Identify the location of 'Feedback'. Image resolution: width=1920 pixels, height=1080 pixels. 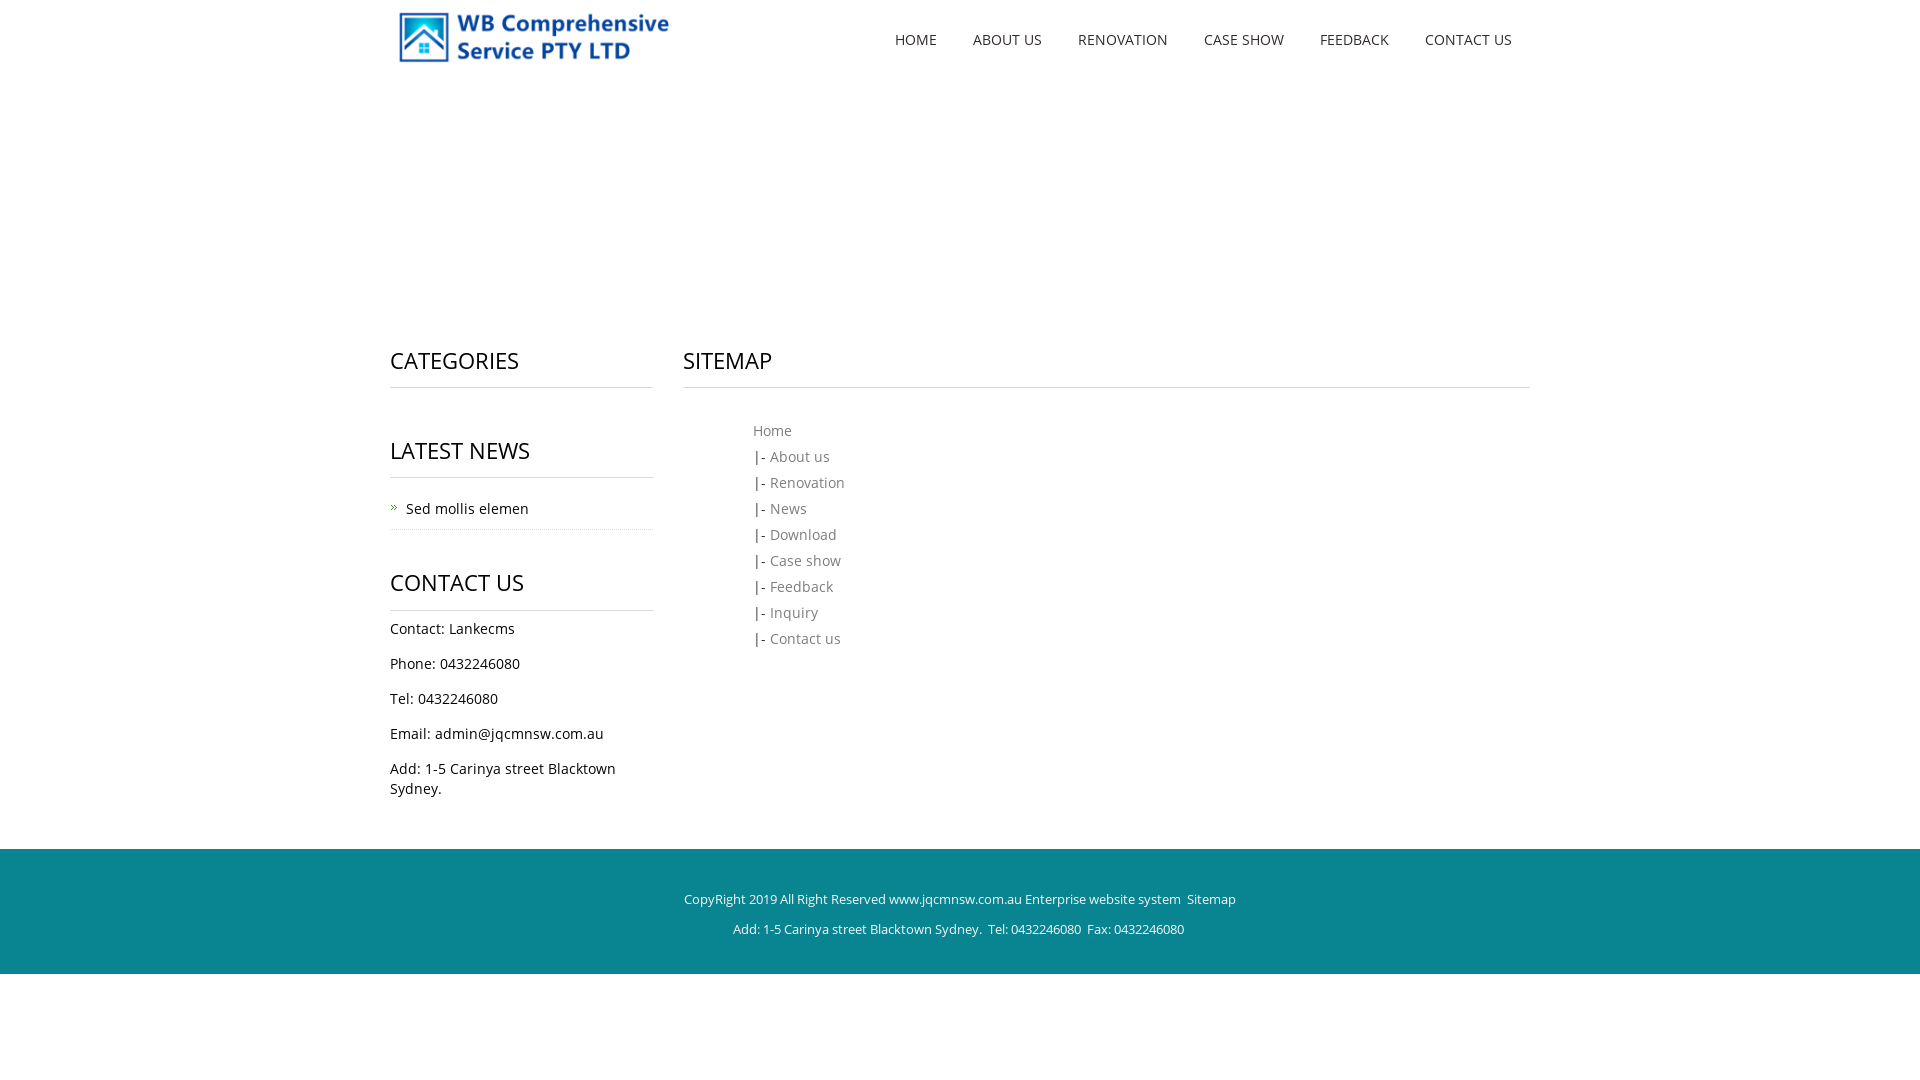
(768, 585).